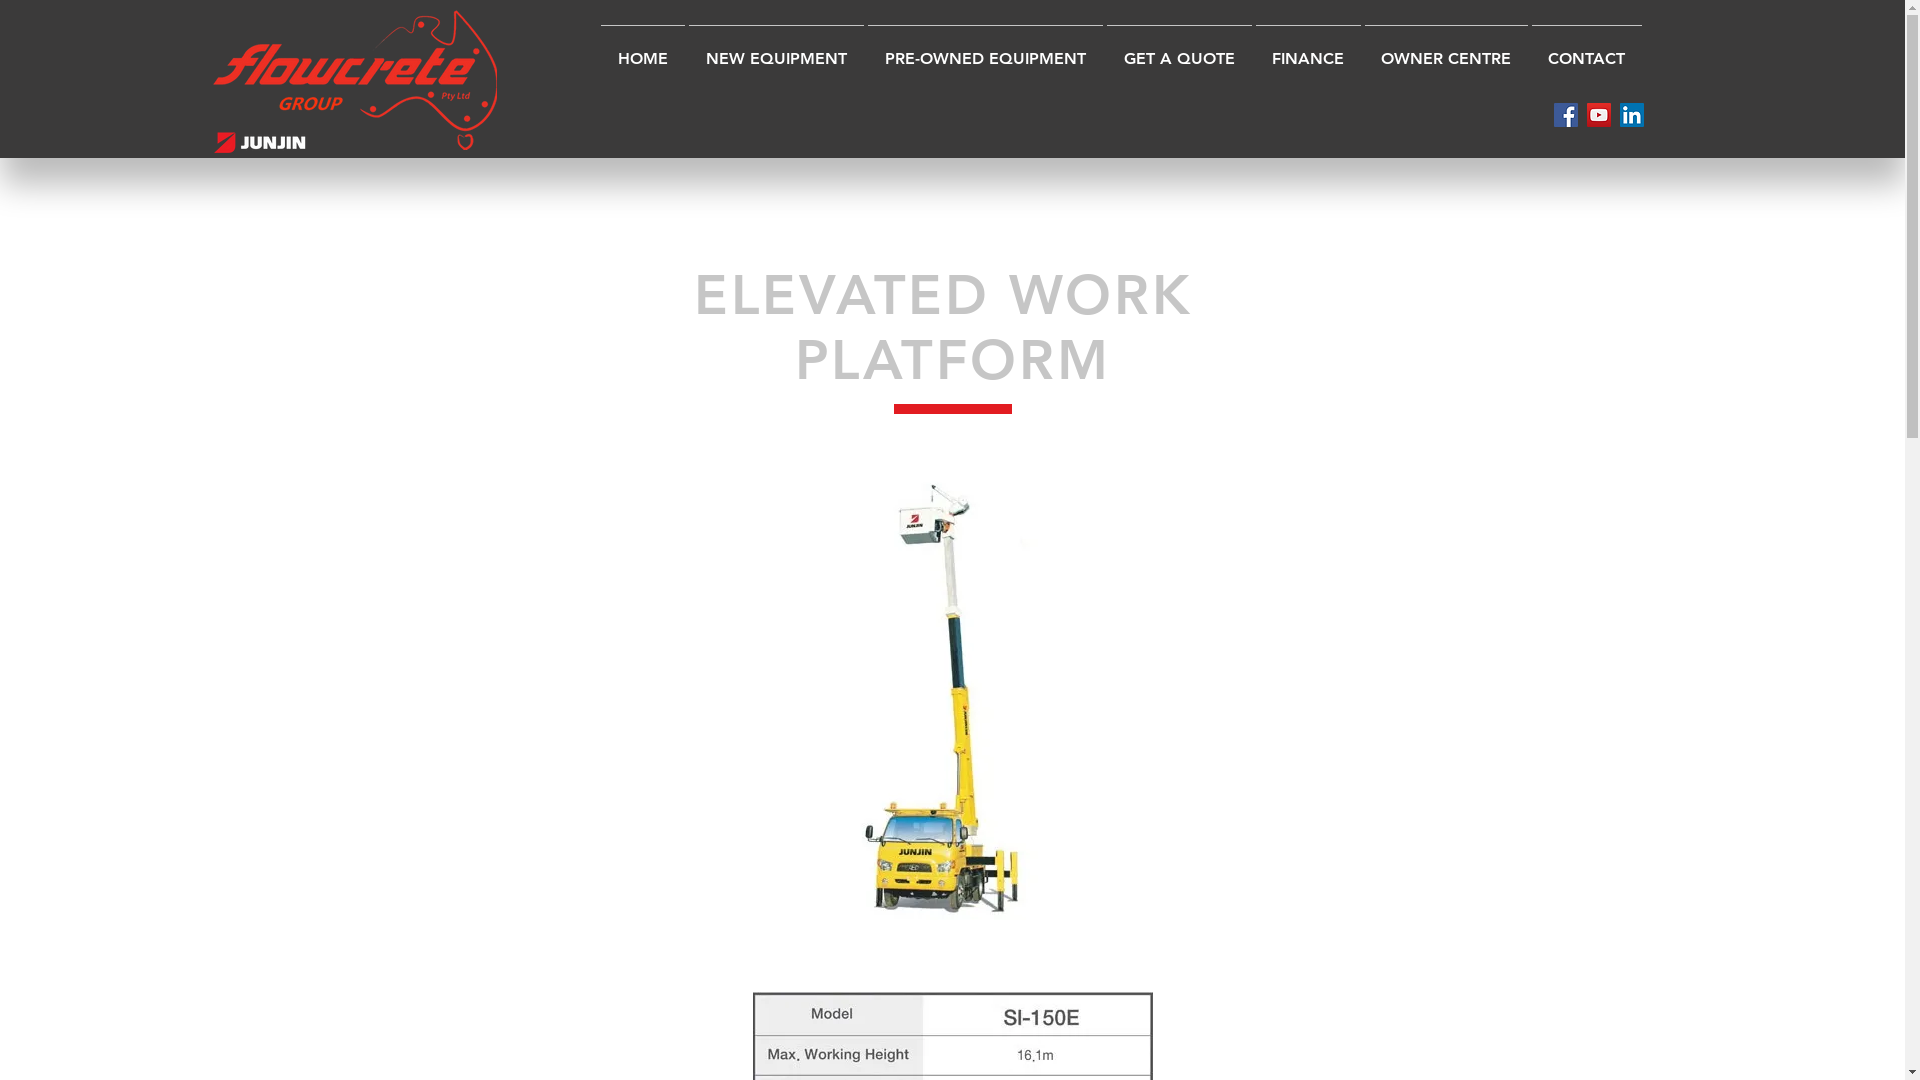 The image size is (1920, 1080). What do you see at coordinates (642, 49) in the screenshot?
I see `'HOME'` at bounding box center [642, 49].